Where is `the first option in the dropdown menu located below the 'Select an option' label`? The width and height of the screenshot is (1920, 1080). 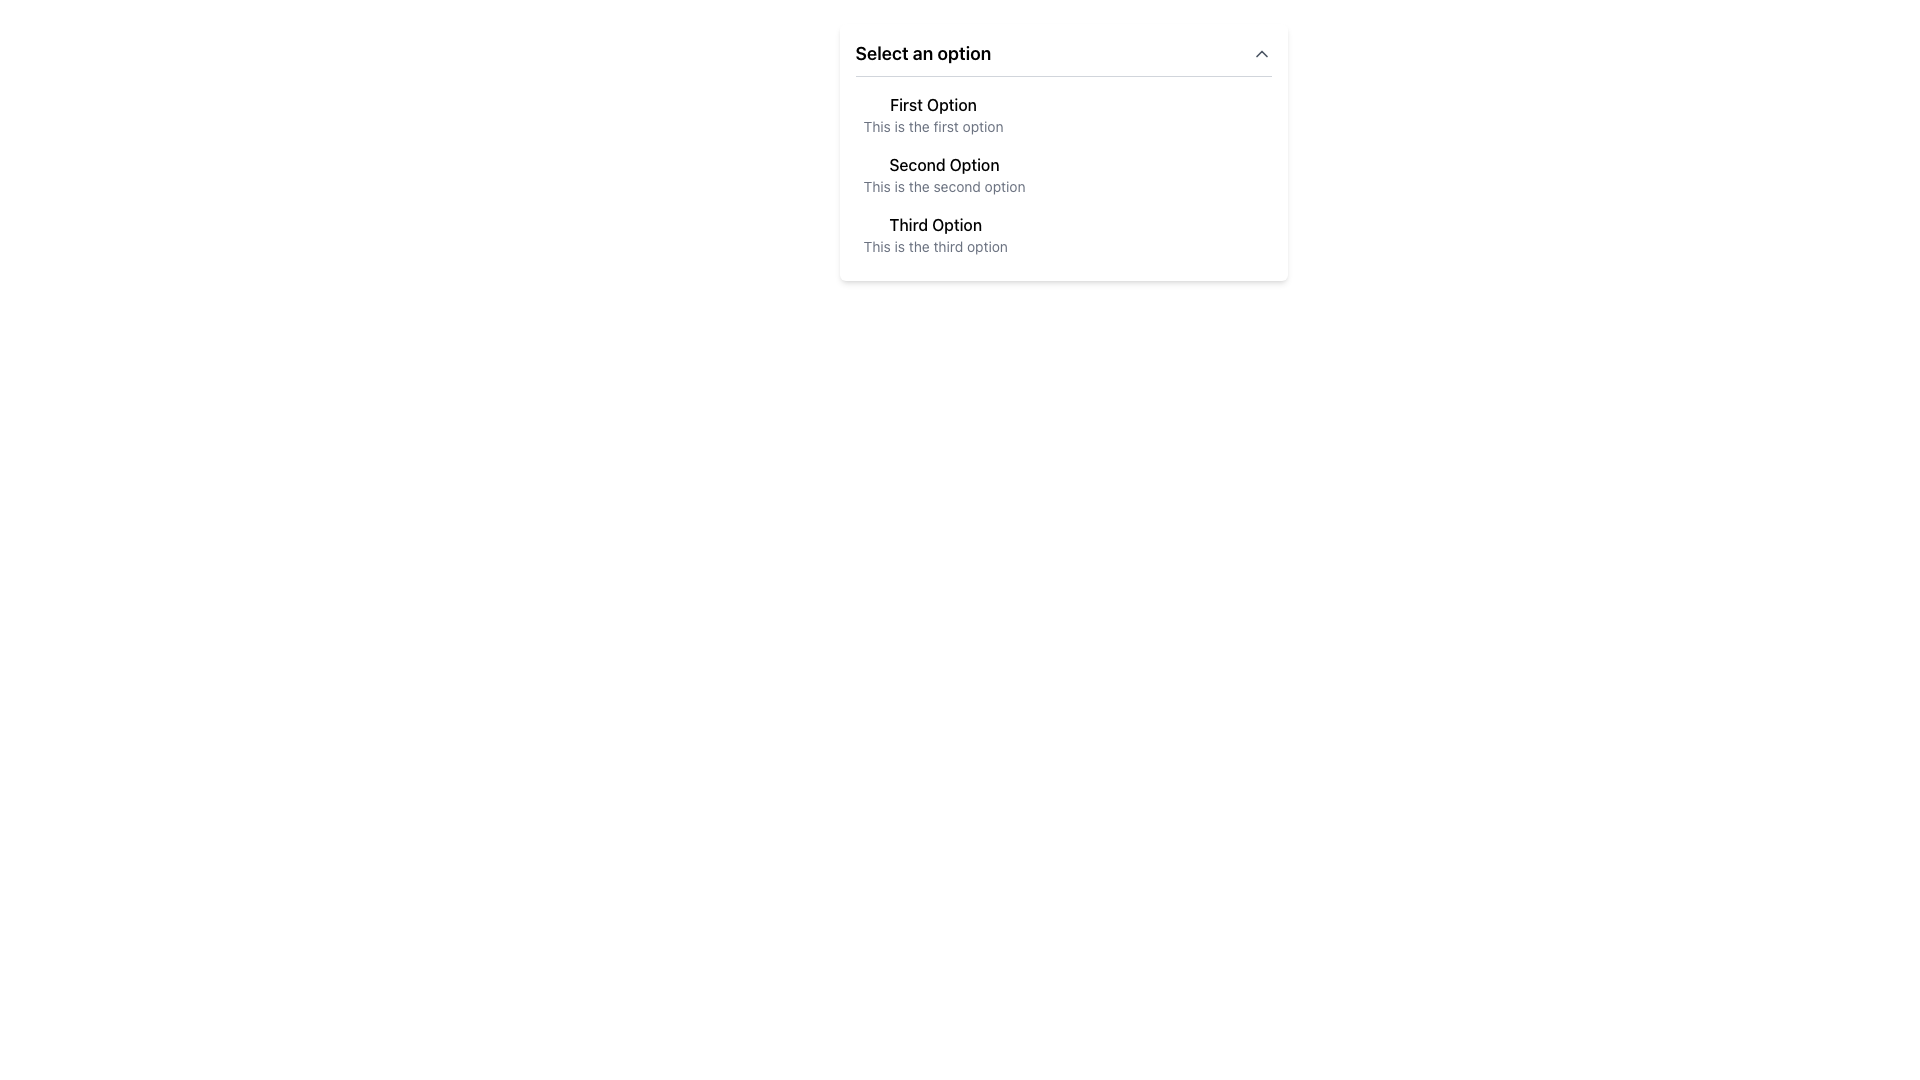
the first option in the dropdown menu located below the 'Select an option' label is located at coordinates (932, 115).